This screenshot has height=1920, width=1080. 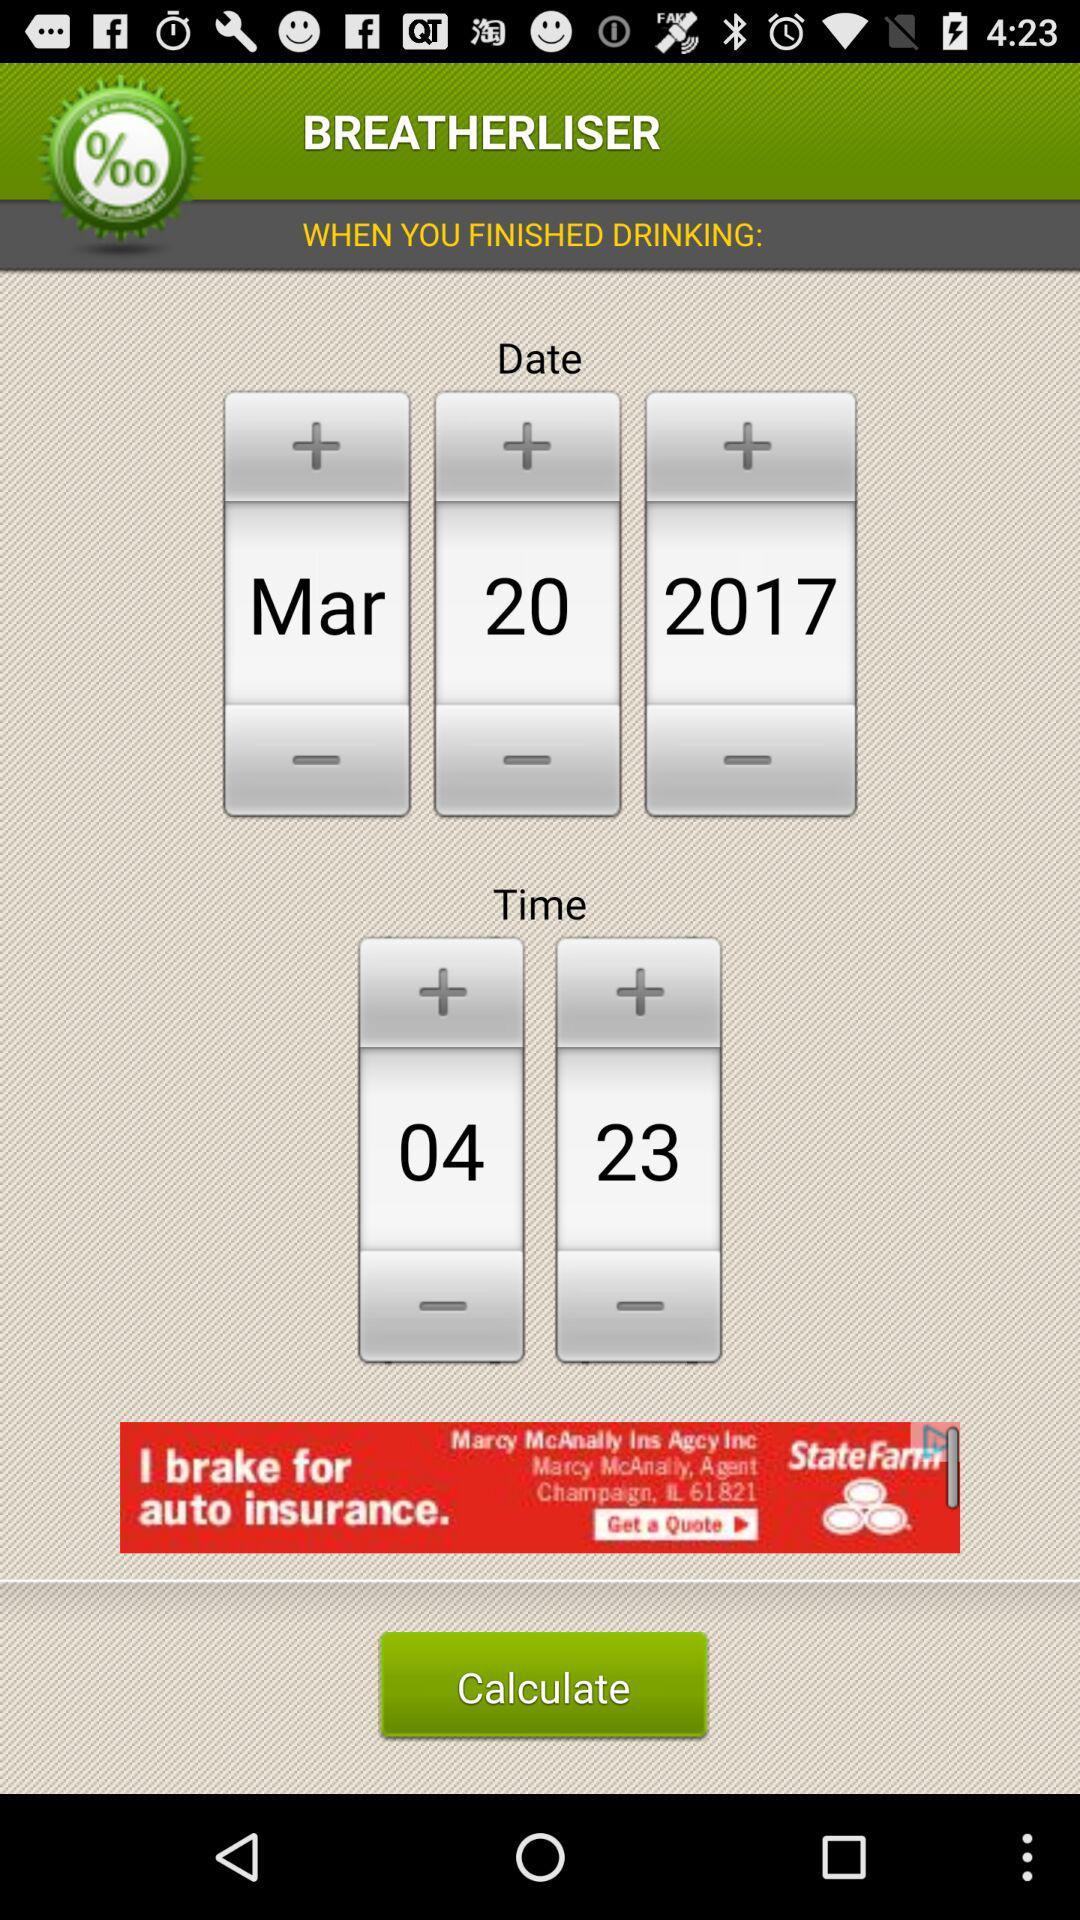 What do you see at coordinates (440, 1150) in the screenshot?
I see `first box in time` at bounding box center [440, 1150].